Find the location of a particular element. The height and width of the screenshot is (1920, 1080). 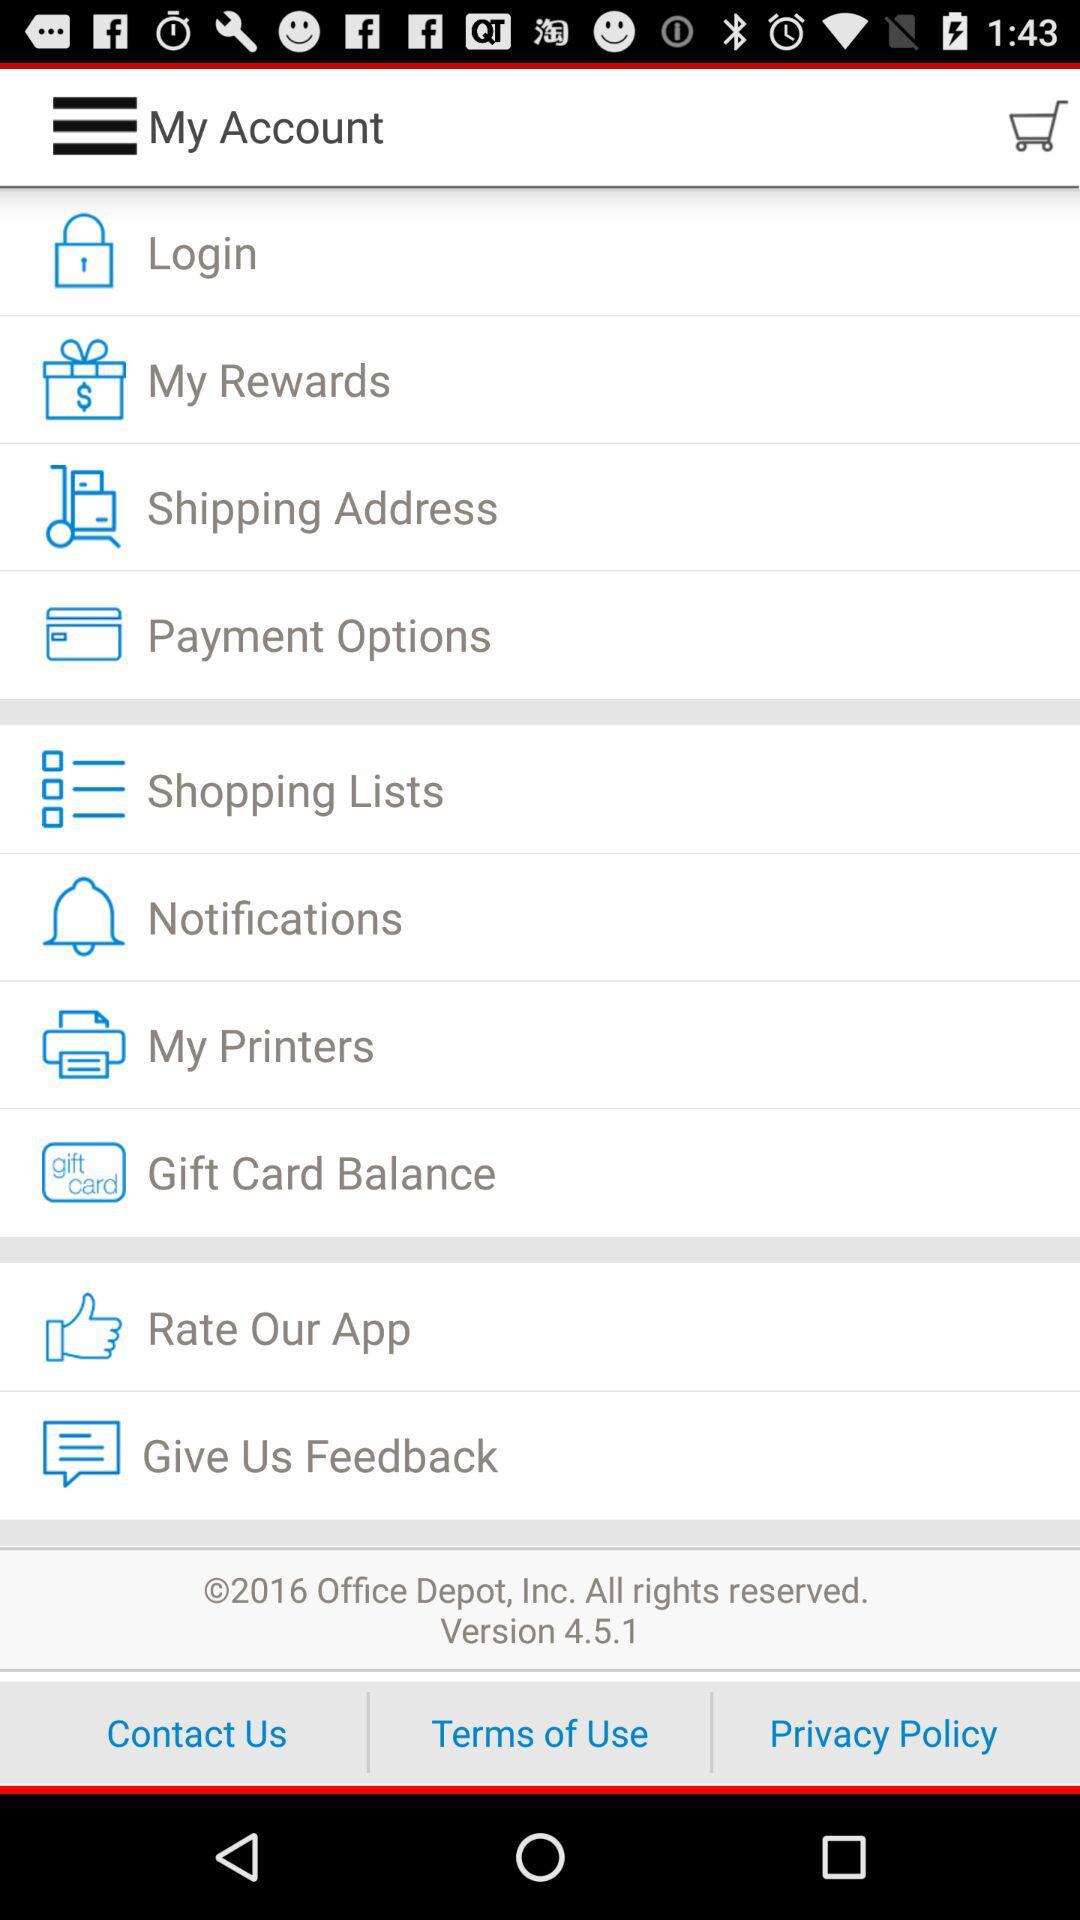

icon below gift card balance is located at coordinates (540, 1248).